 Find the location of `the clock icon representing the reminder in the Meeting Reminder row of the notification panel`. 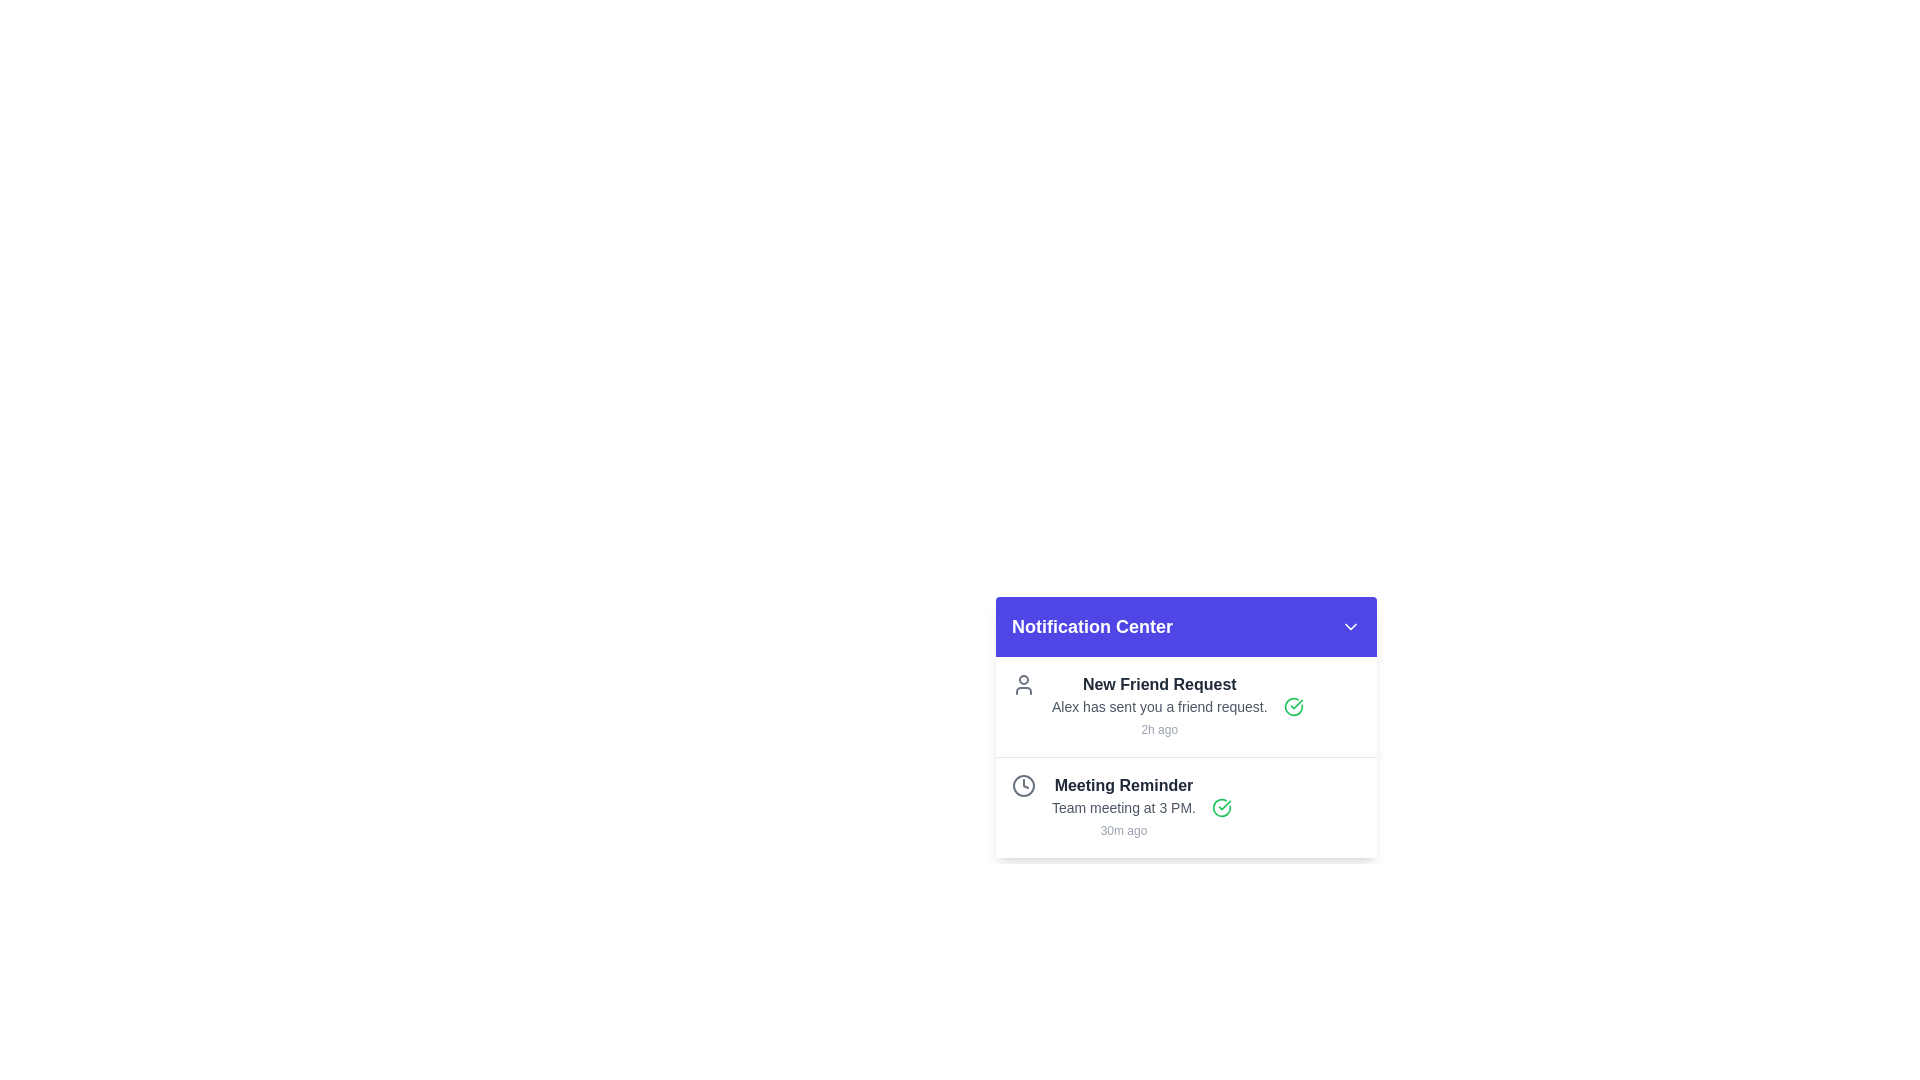

the clock icon representing the reminder in the Meeting Reminder row of the notification panel is located at coordinates (1023, 785).